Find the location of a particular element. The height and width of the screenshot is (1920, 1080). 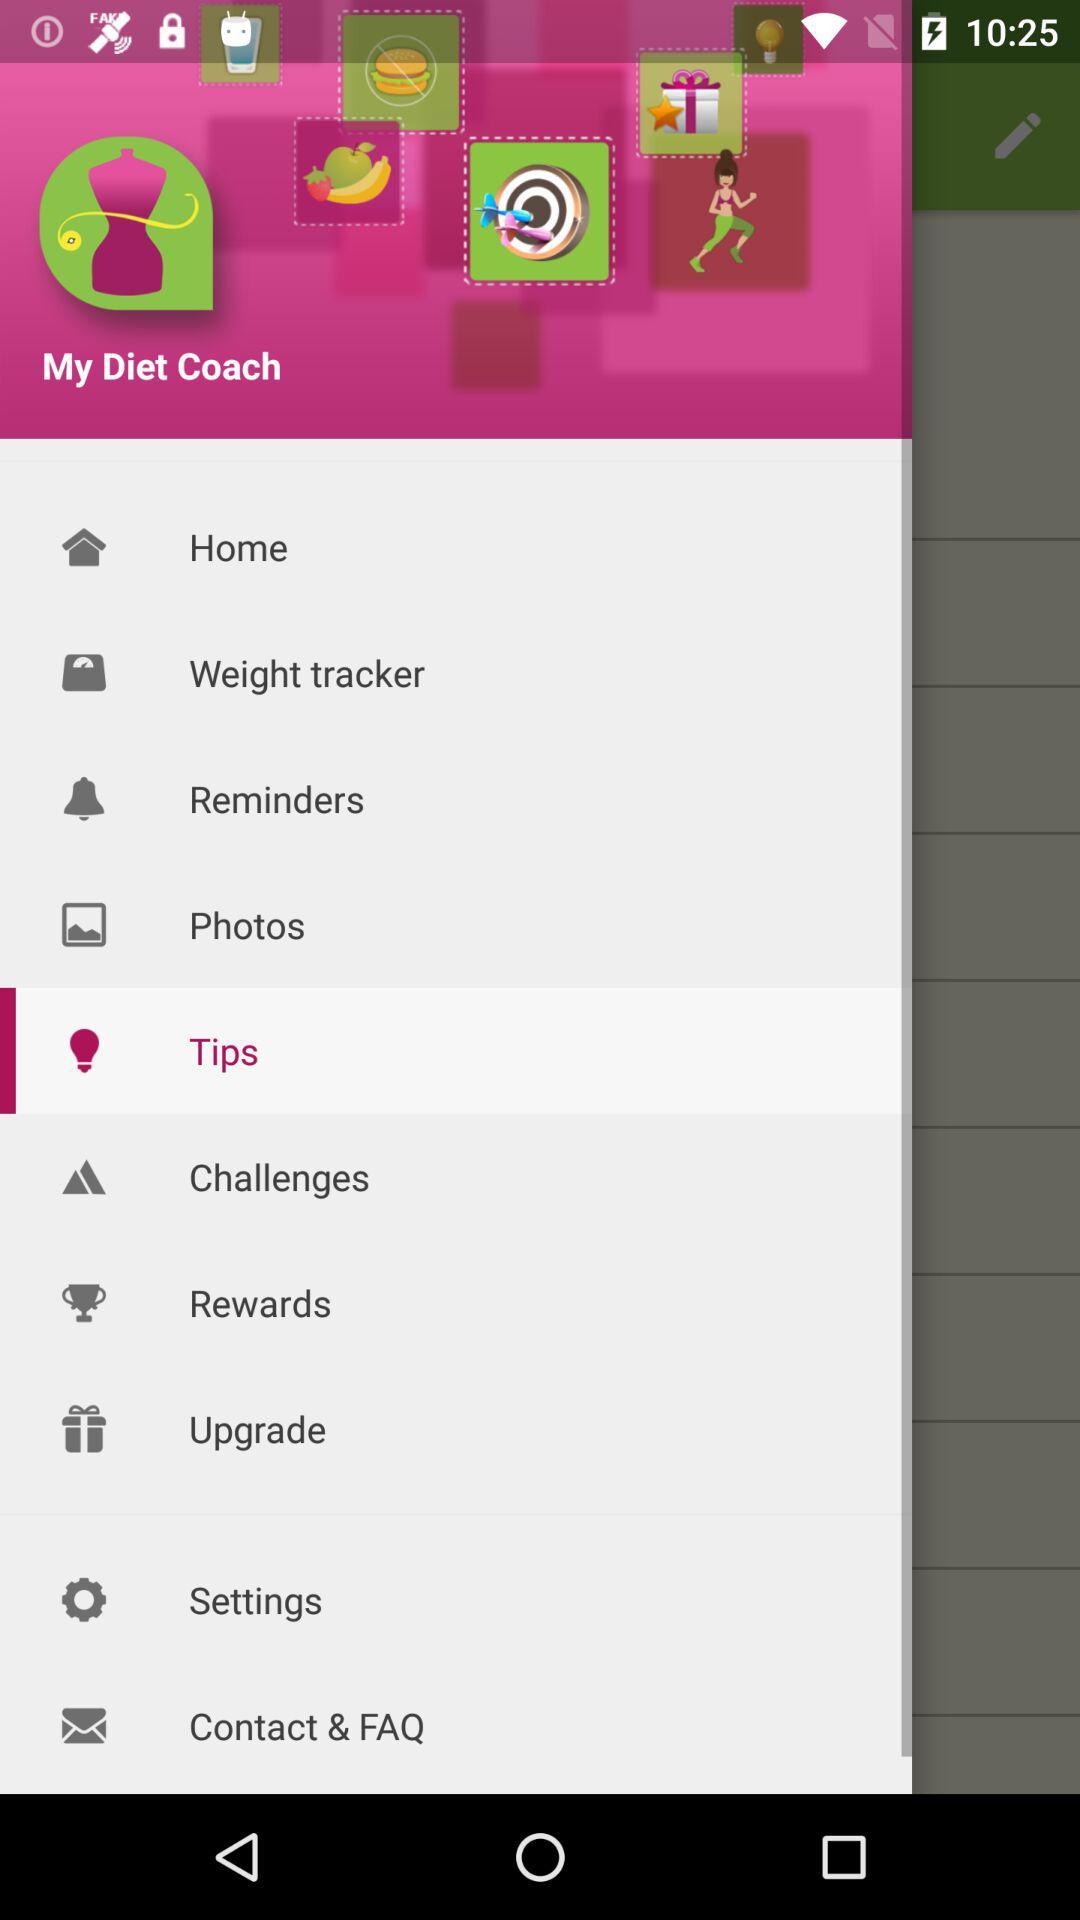

the photos icon is located at coordinates (94, 907).